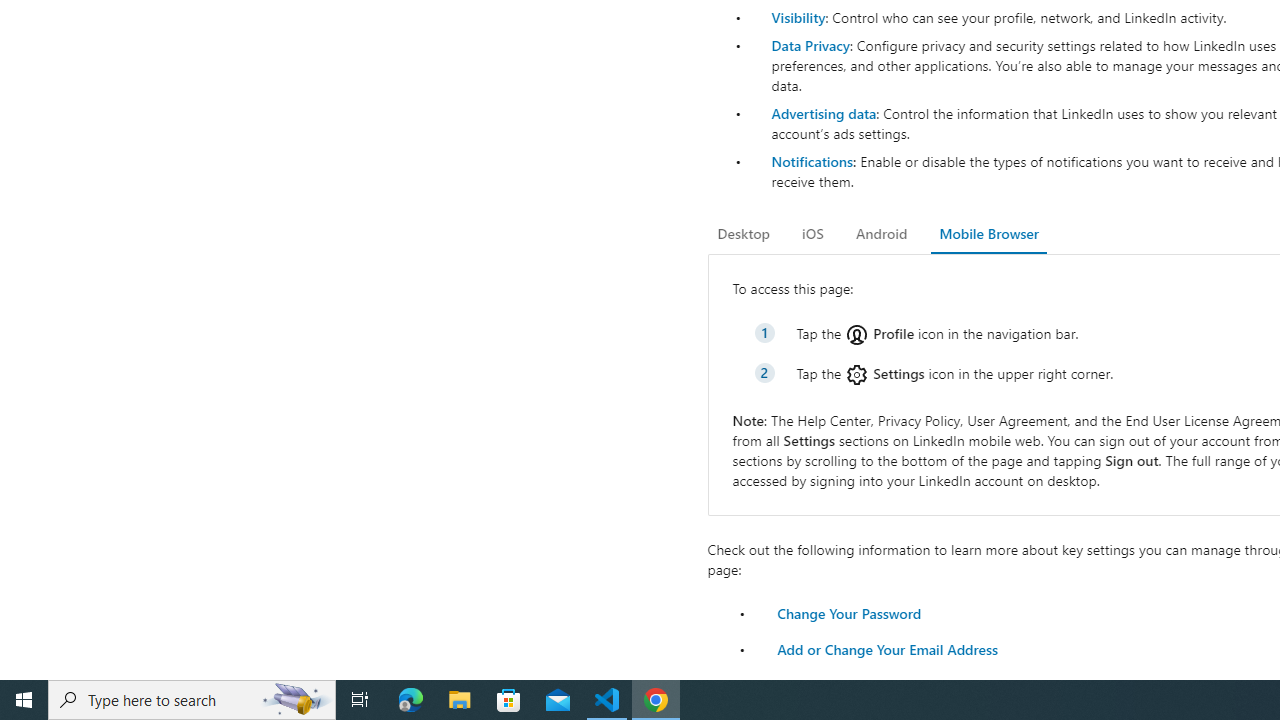 Image resolution: width=1280 pixels, height=720 pixels. What do you see at coordinates (810, 45) in the screenshot?
I see `'Data Privacy'` at bounding box center [810, 45].